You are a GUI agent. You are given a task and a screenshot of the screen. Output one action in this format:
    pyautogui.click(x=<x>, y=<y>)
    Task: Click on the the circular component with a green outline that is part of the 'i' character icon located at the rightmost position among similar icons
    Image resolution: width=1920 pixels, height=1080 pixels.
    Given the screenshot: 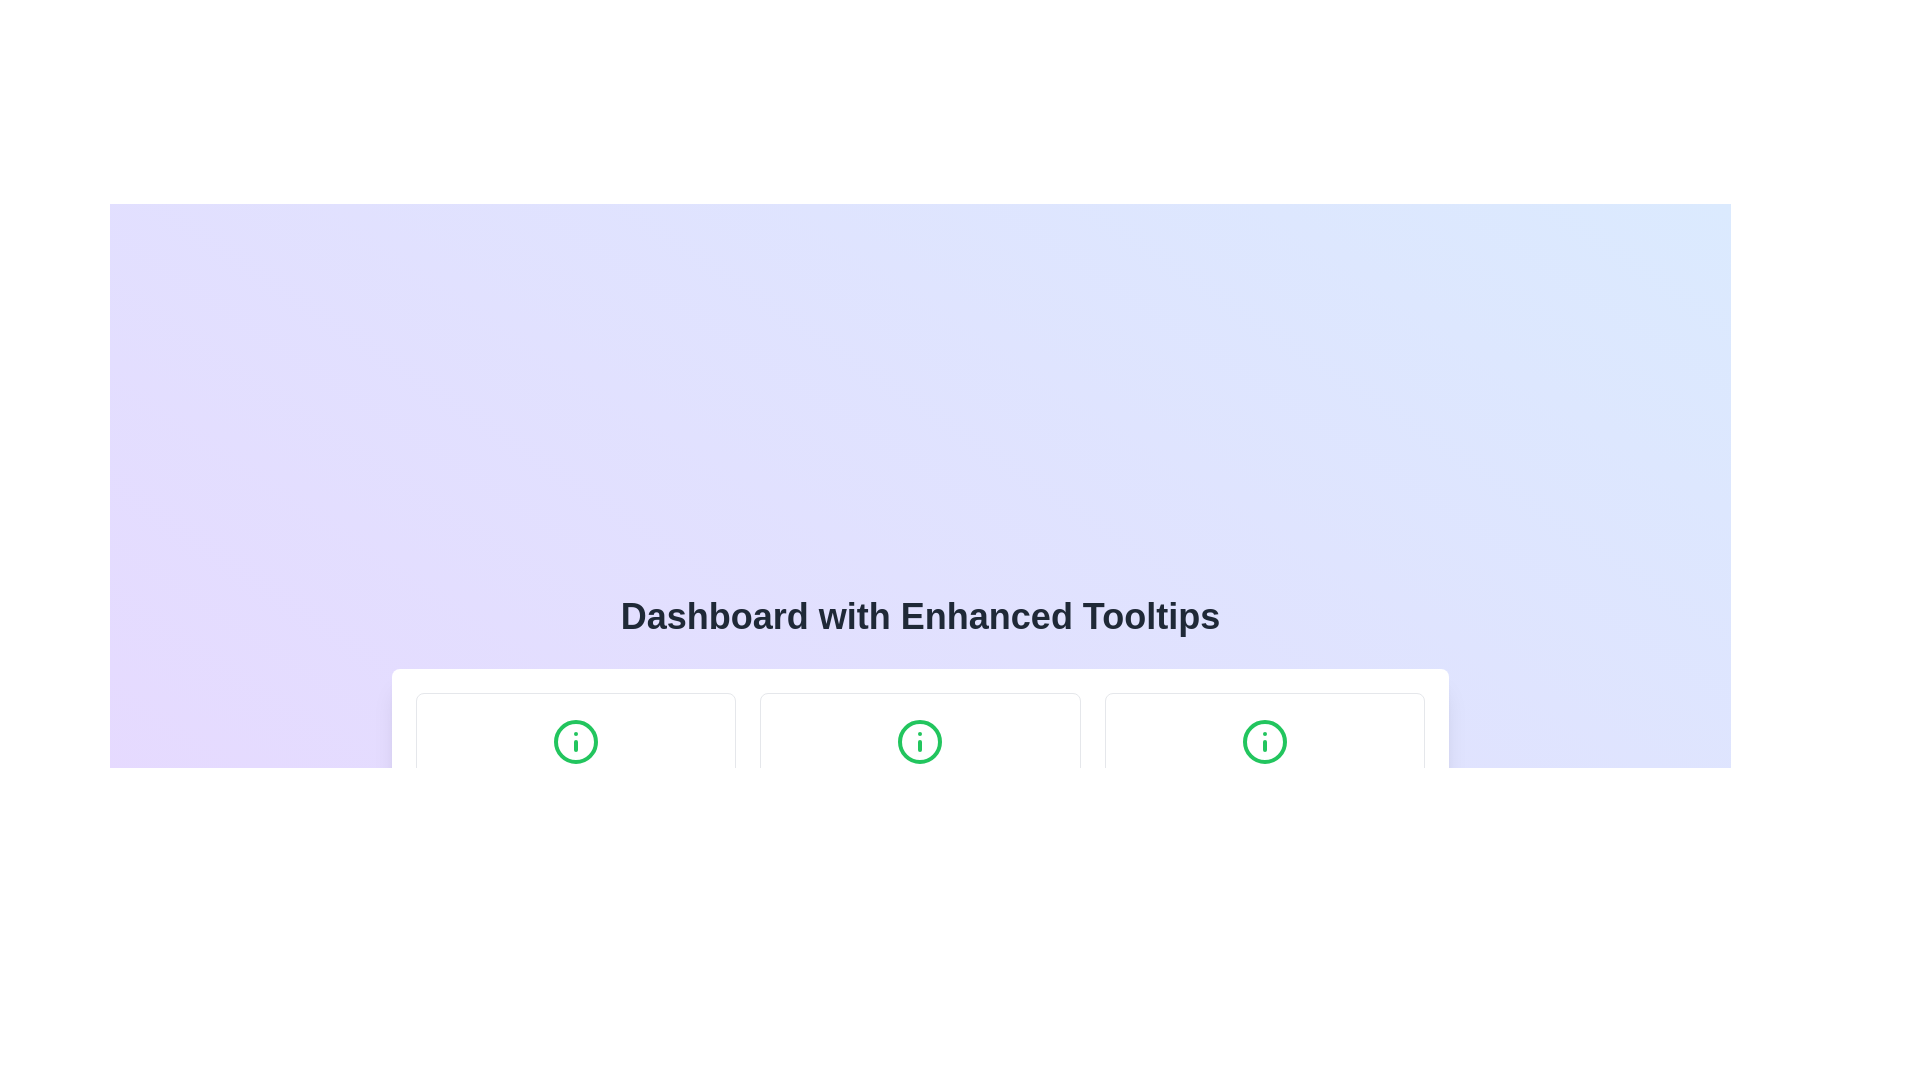 What is the action you would take?
    pyautogui.click(x=1263, y=741)
    